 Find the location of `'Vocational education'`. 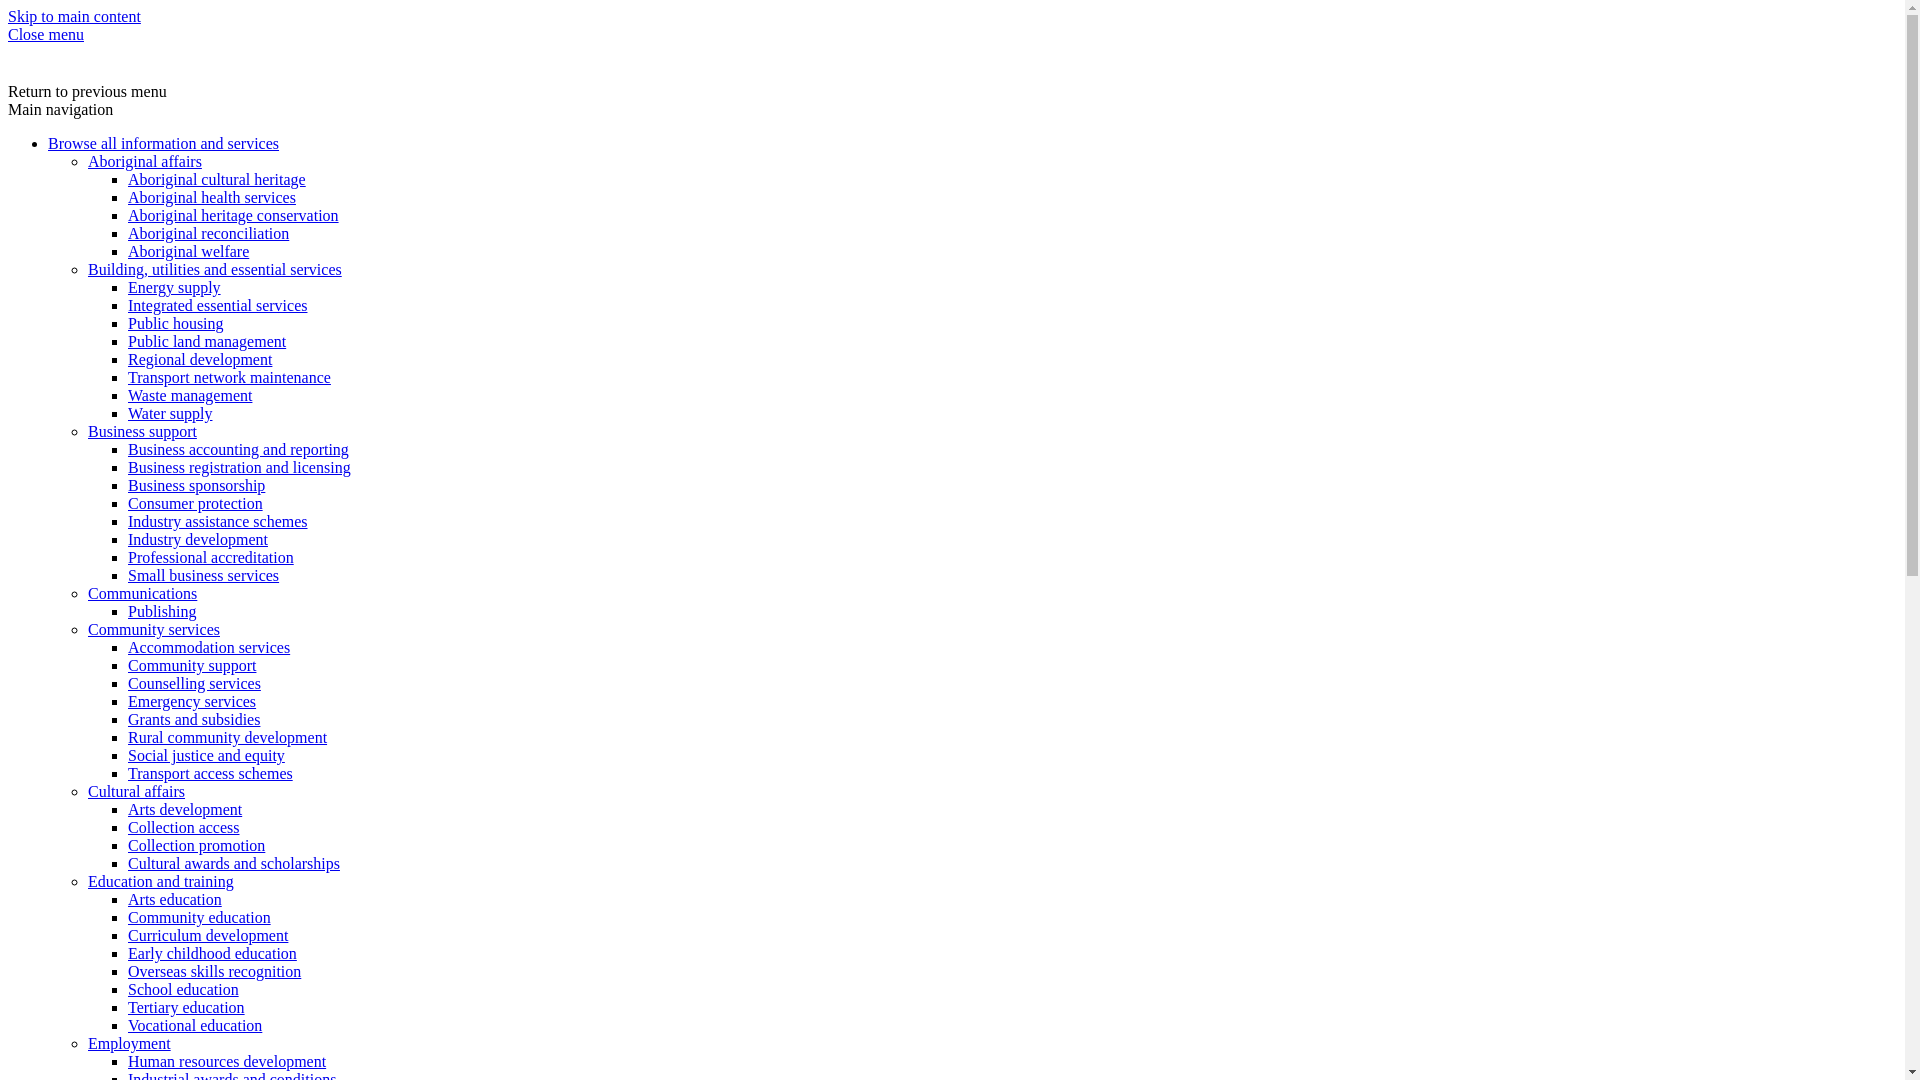

'Vocational education' is located at coordinates (195, 1025).